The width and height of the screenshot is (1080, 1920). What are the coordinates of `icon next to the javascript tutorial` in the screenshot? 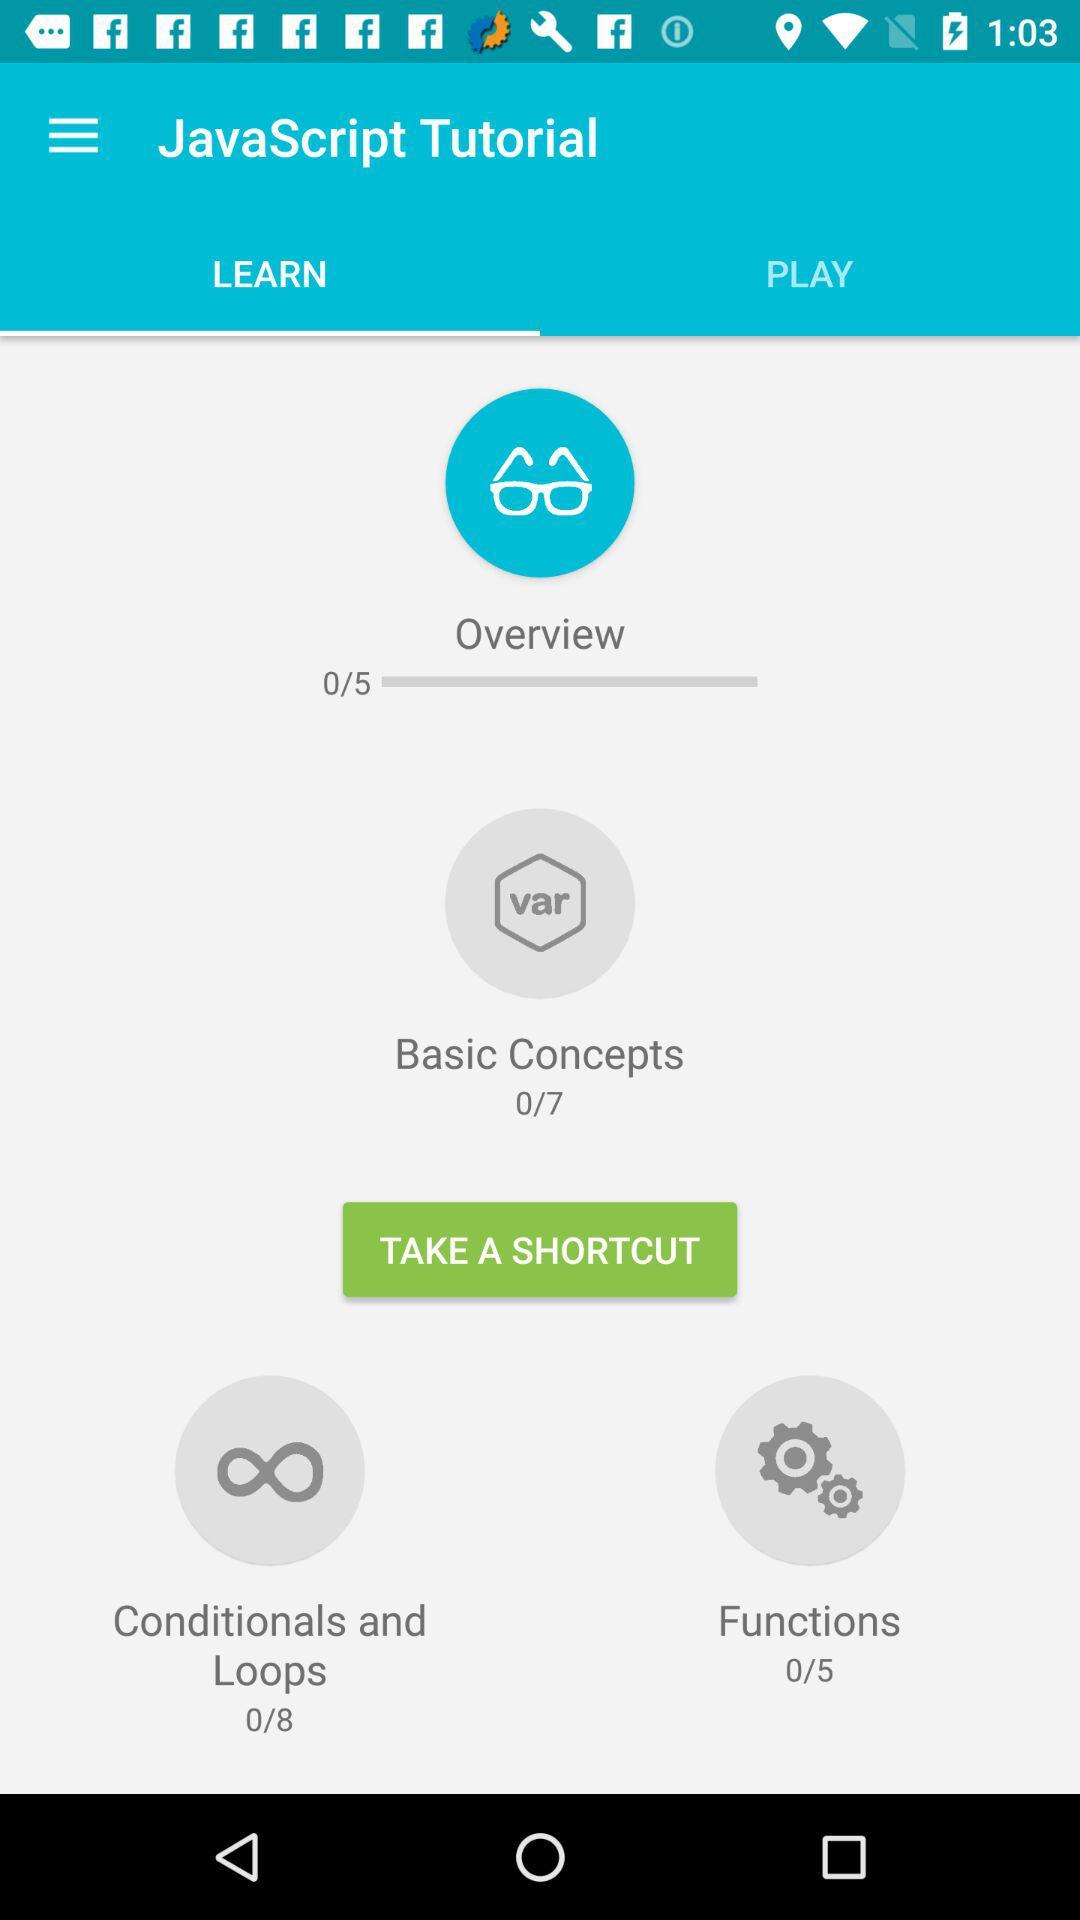 It's located at (72, 135).